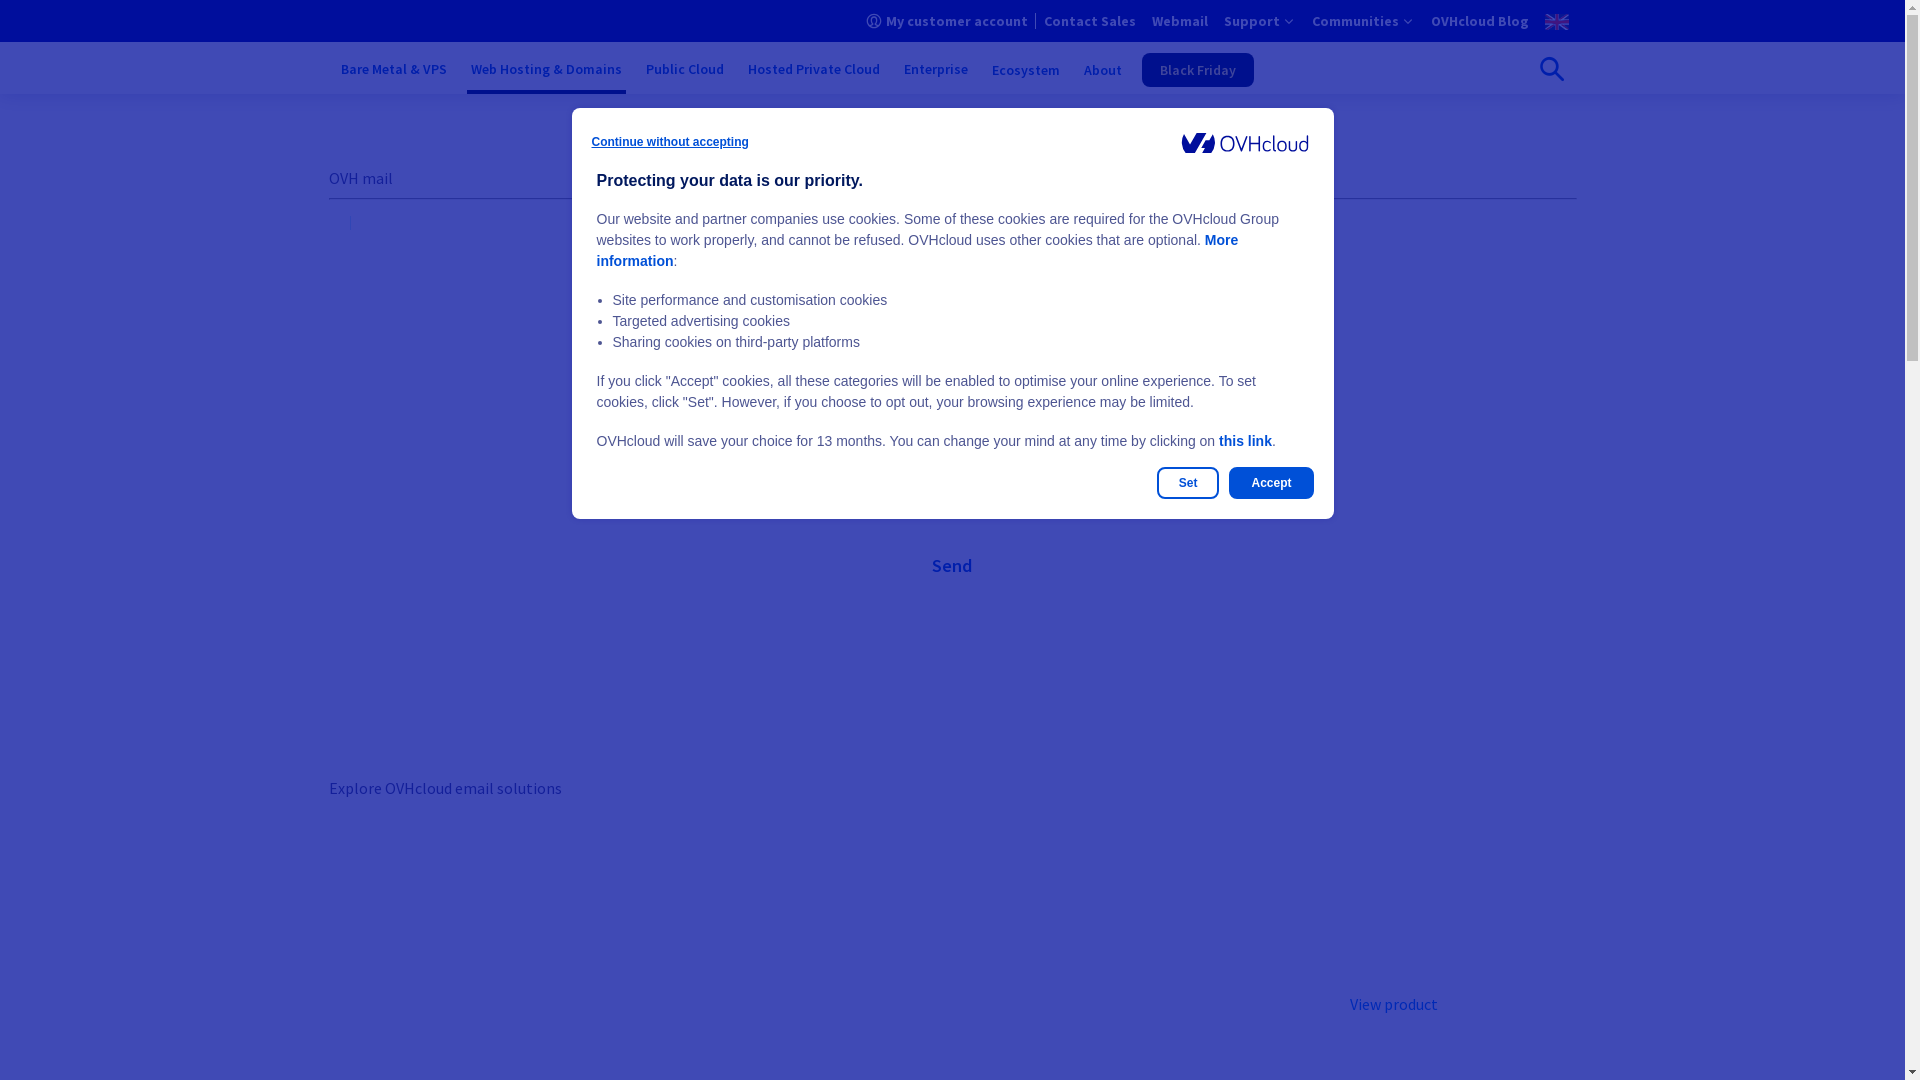  What do you see at coordinates (642, 68) in the screenshot?
I see `'Public Cloud'` at bounding box center [642, 68].